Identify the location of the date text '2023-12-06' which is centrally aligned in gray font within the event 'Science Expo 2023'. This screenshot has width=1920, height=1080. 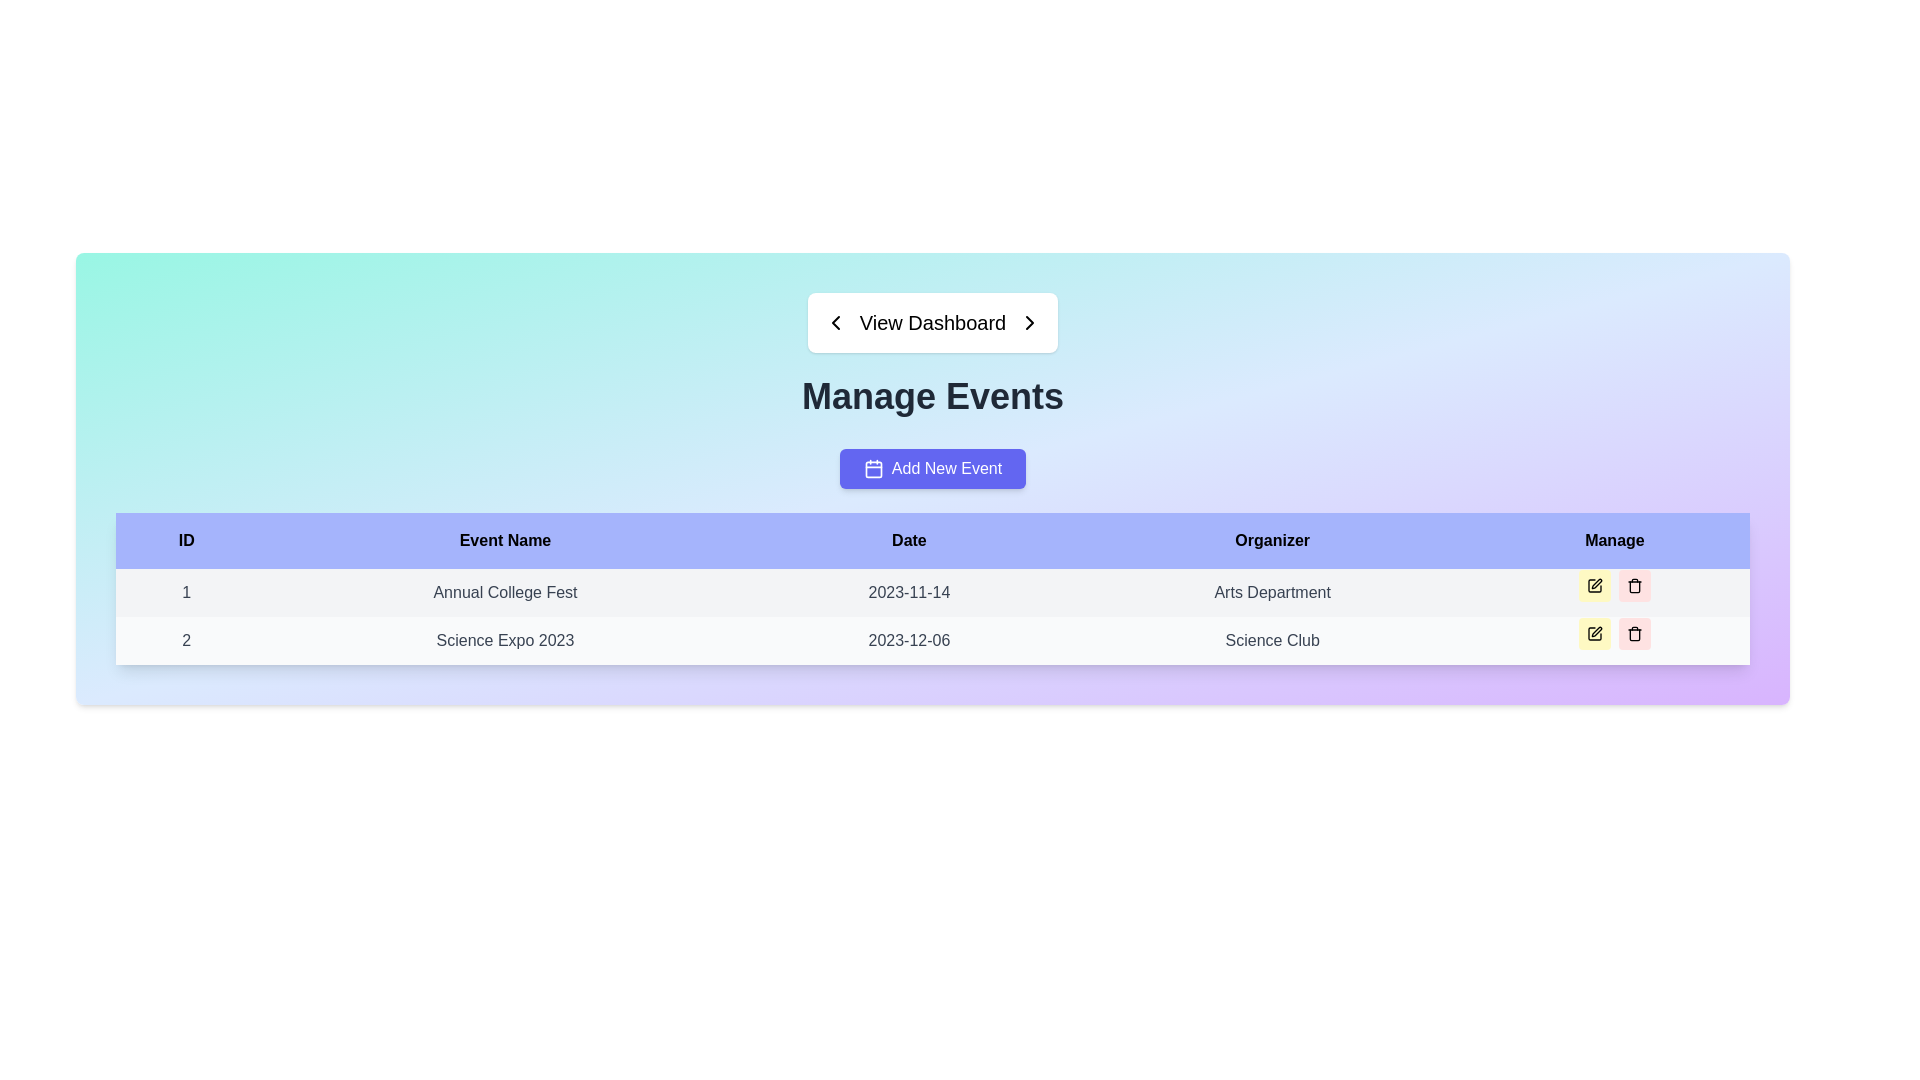
(908, 640).